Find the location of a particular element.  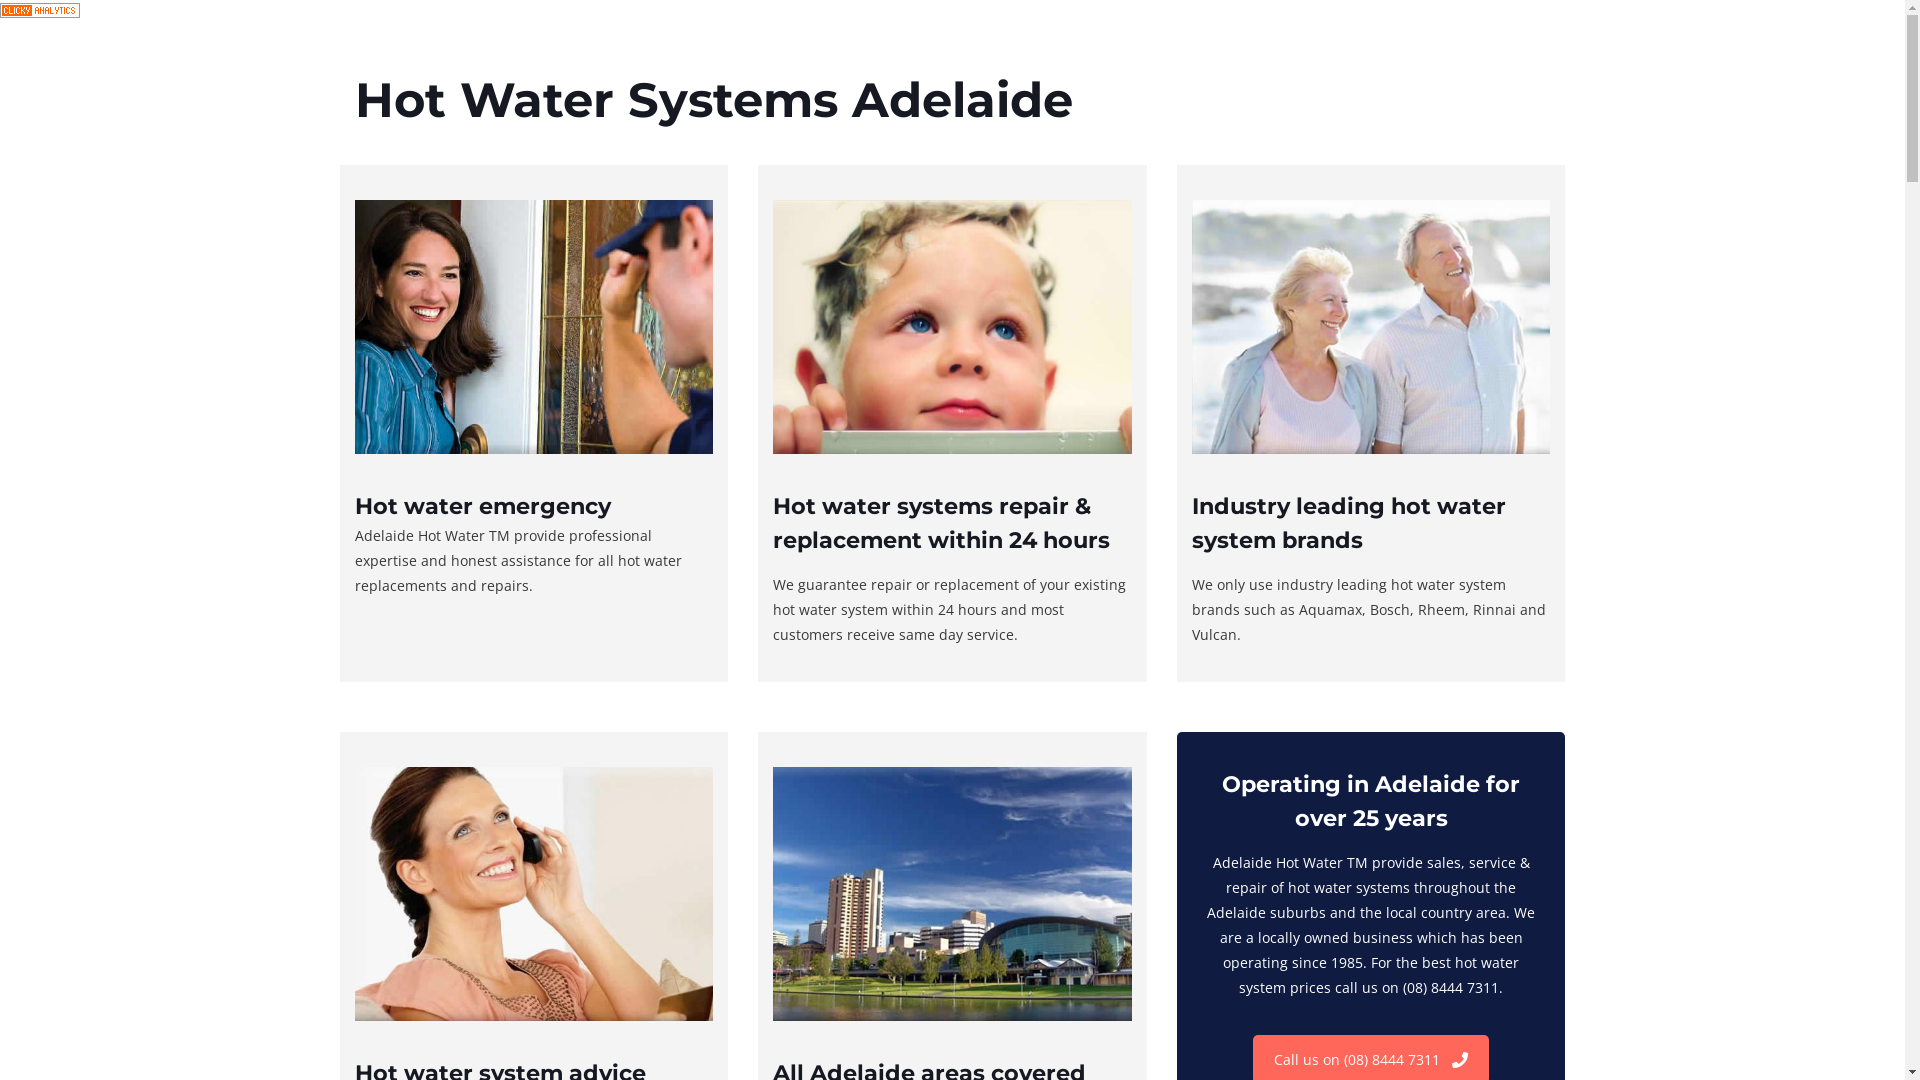

'Google Analytics Alternative' is located at coordinates (39, 12).